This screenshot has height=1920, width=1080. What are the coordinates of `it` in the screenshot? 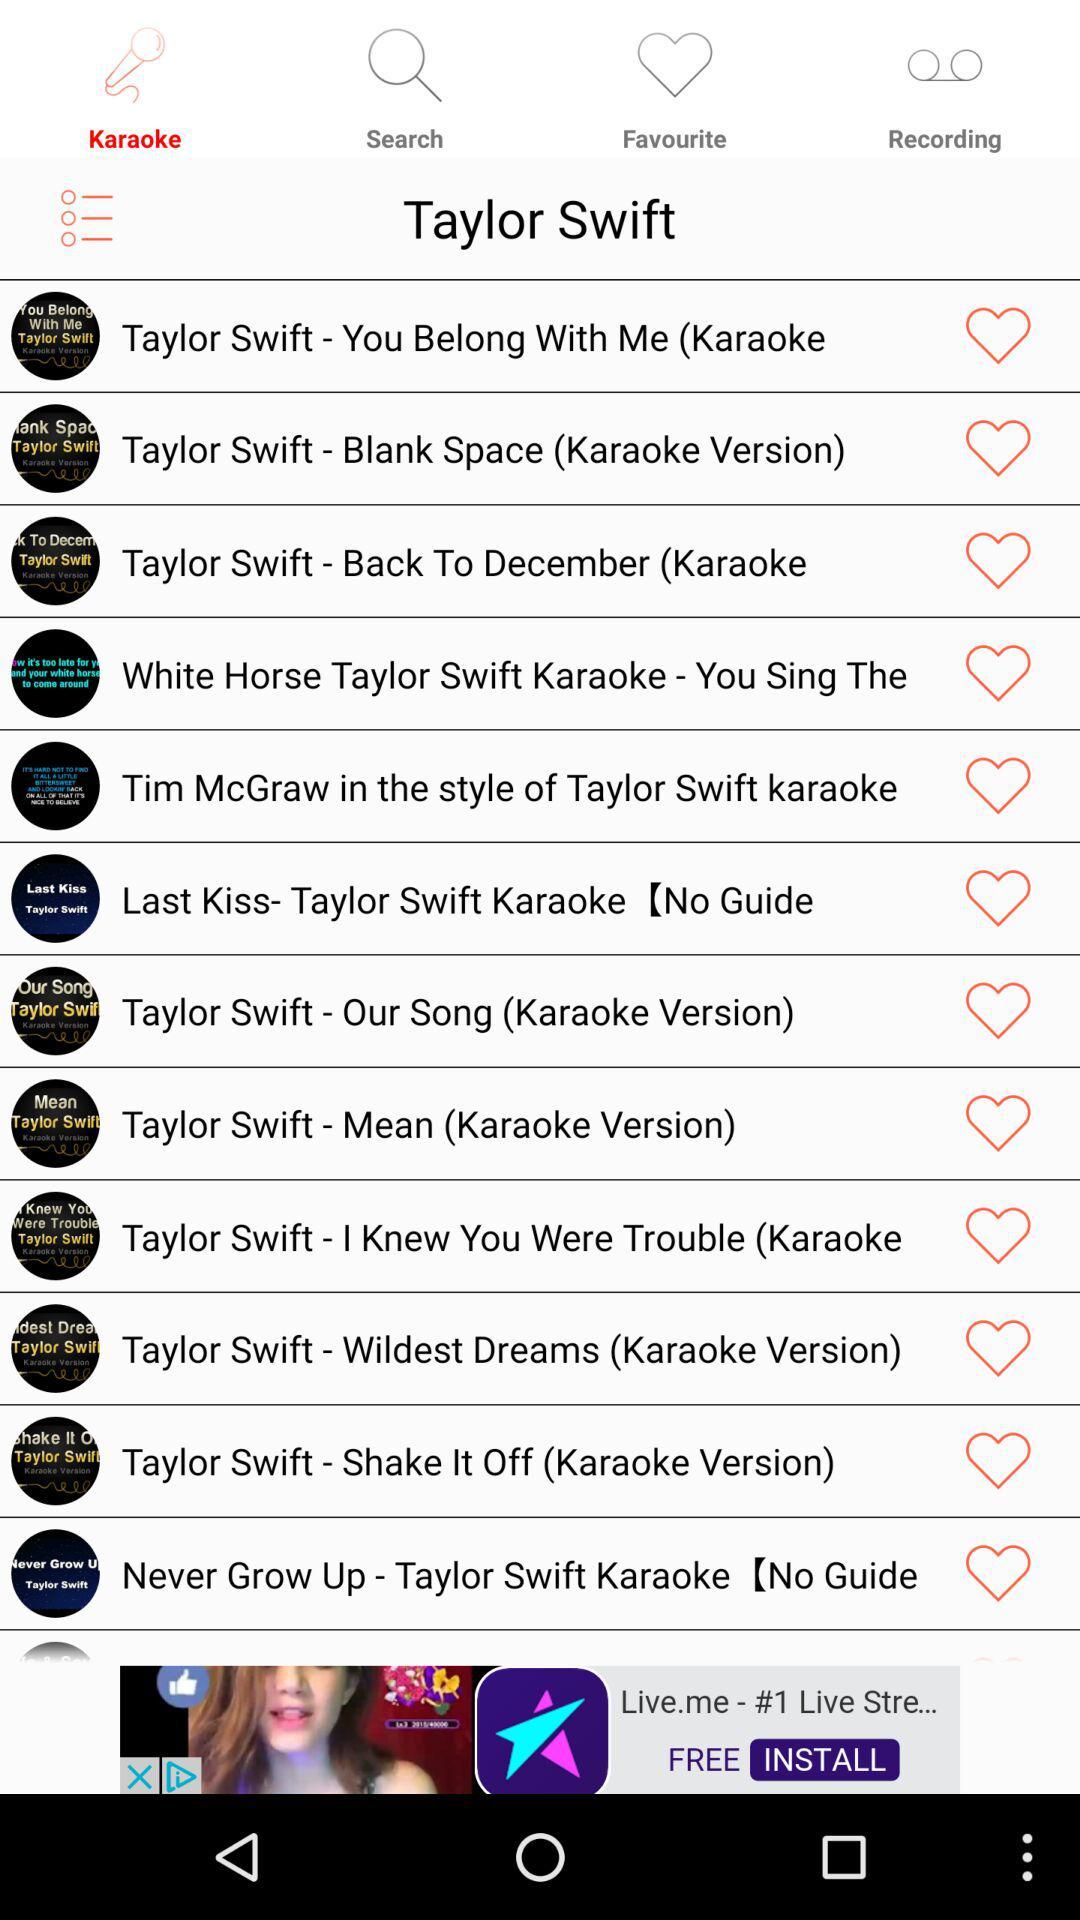 It's located at (998, 560).